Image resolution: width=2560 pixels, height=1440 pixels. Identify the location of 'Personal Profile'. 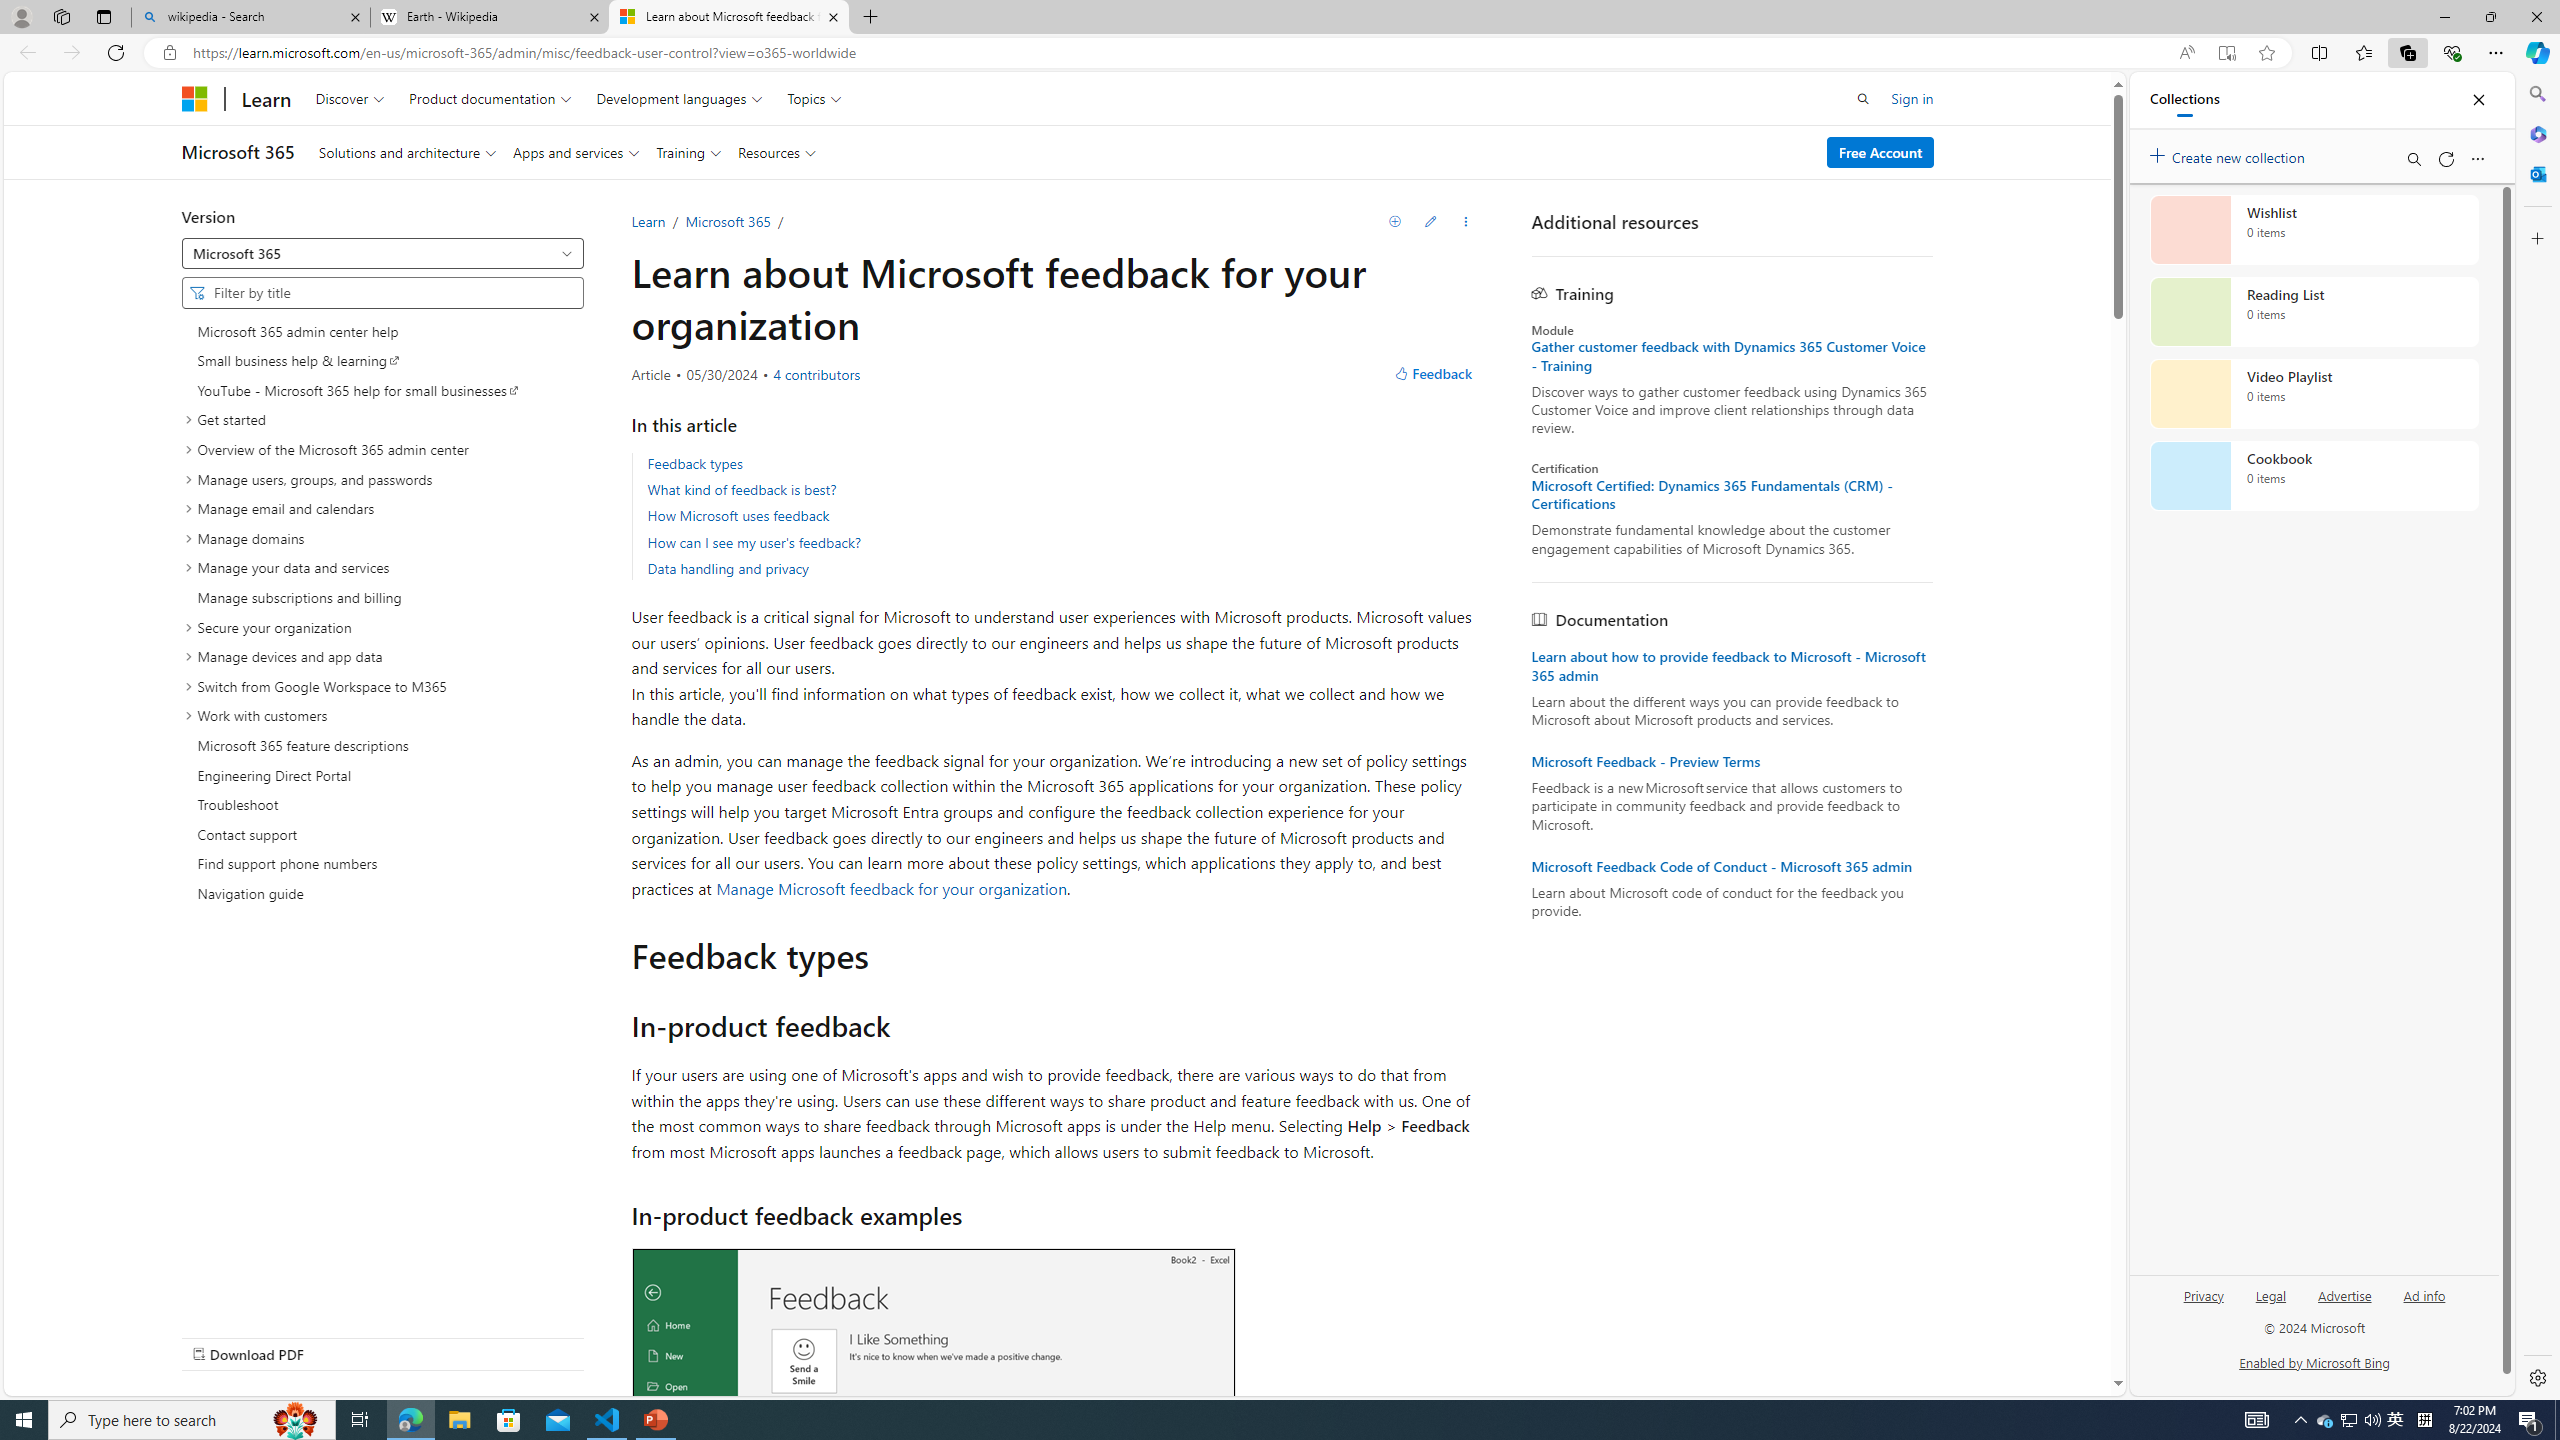
(20, 16).